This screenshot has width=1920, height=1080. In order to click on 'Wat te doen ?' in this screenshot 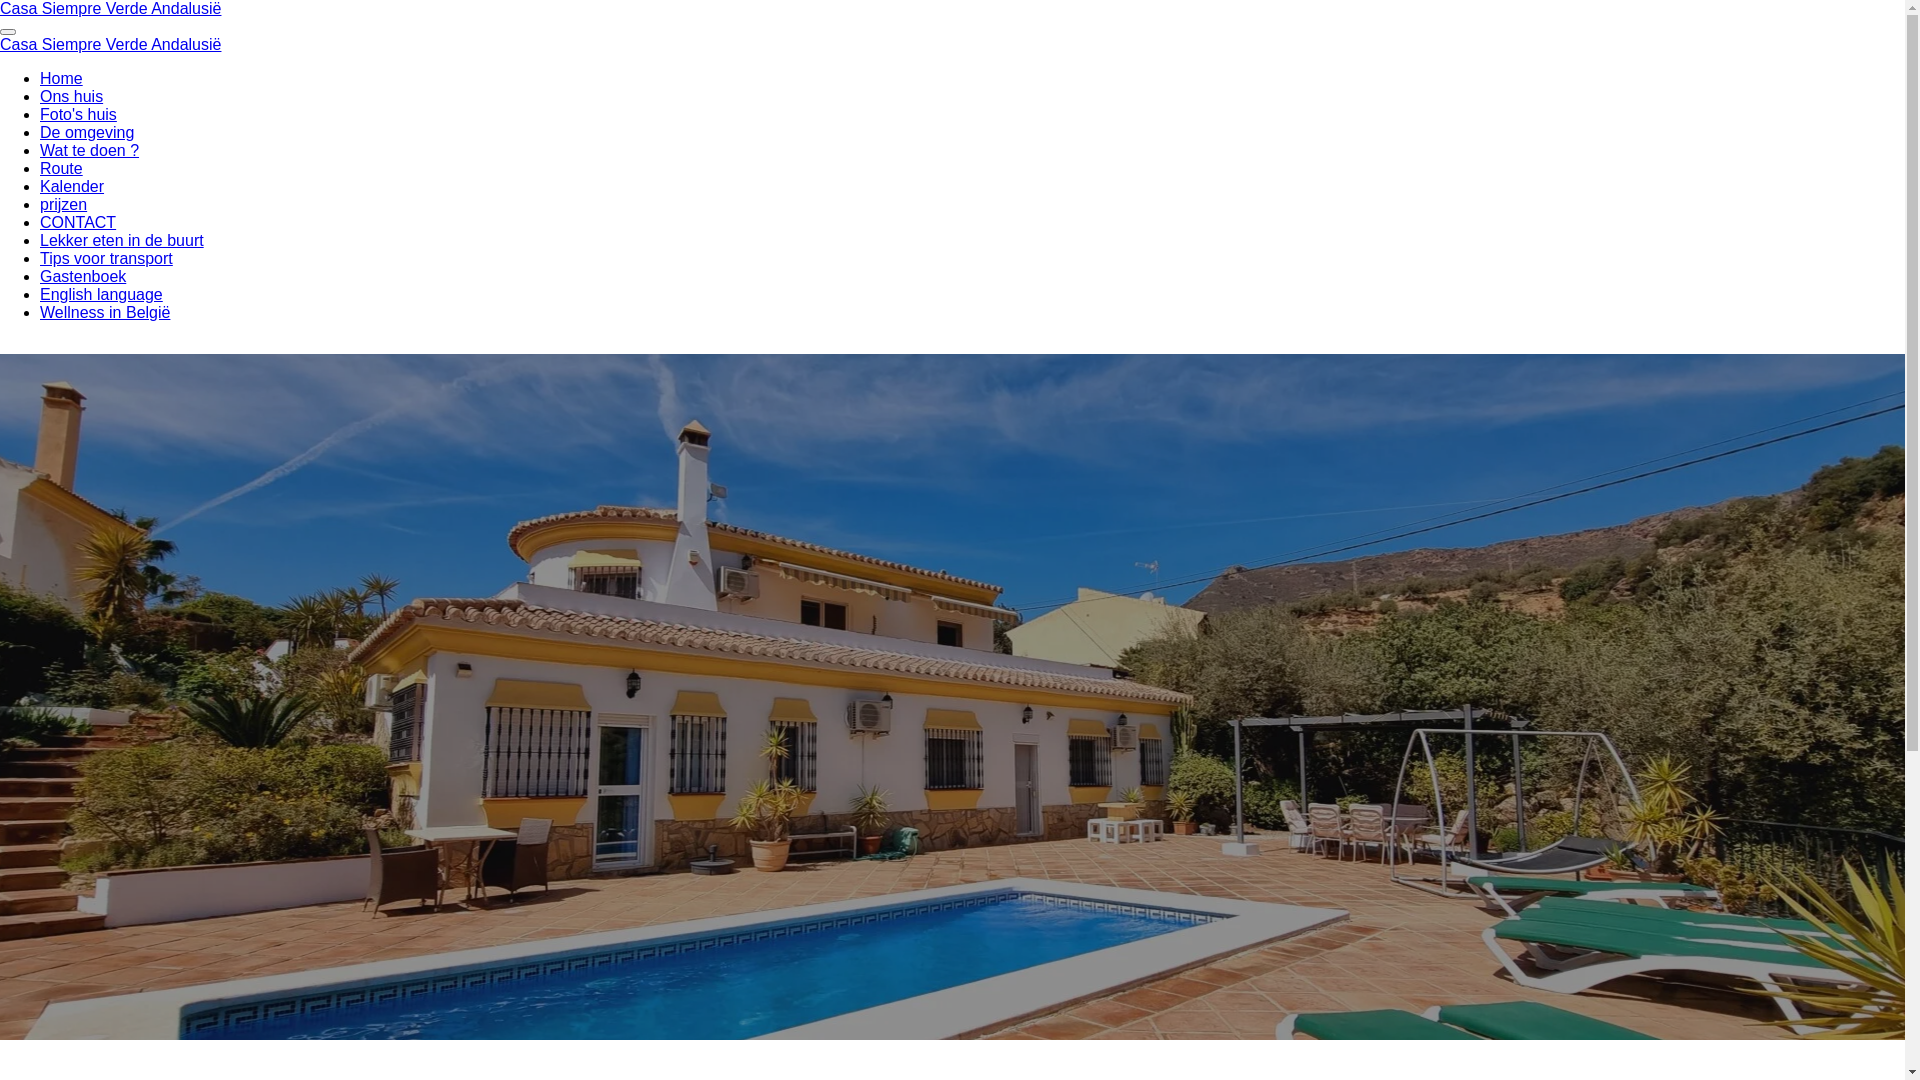, I will do `click(88, 149)`.